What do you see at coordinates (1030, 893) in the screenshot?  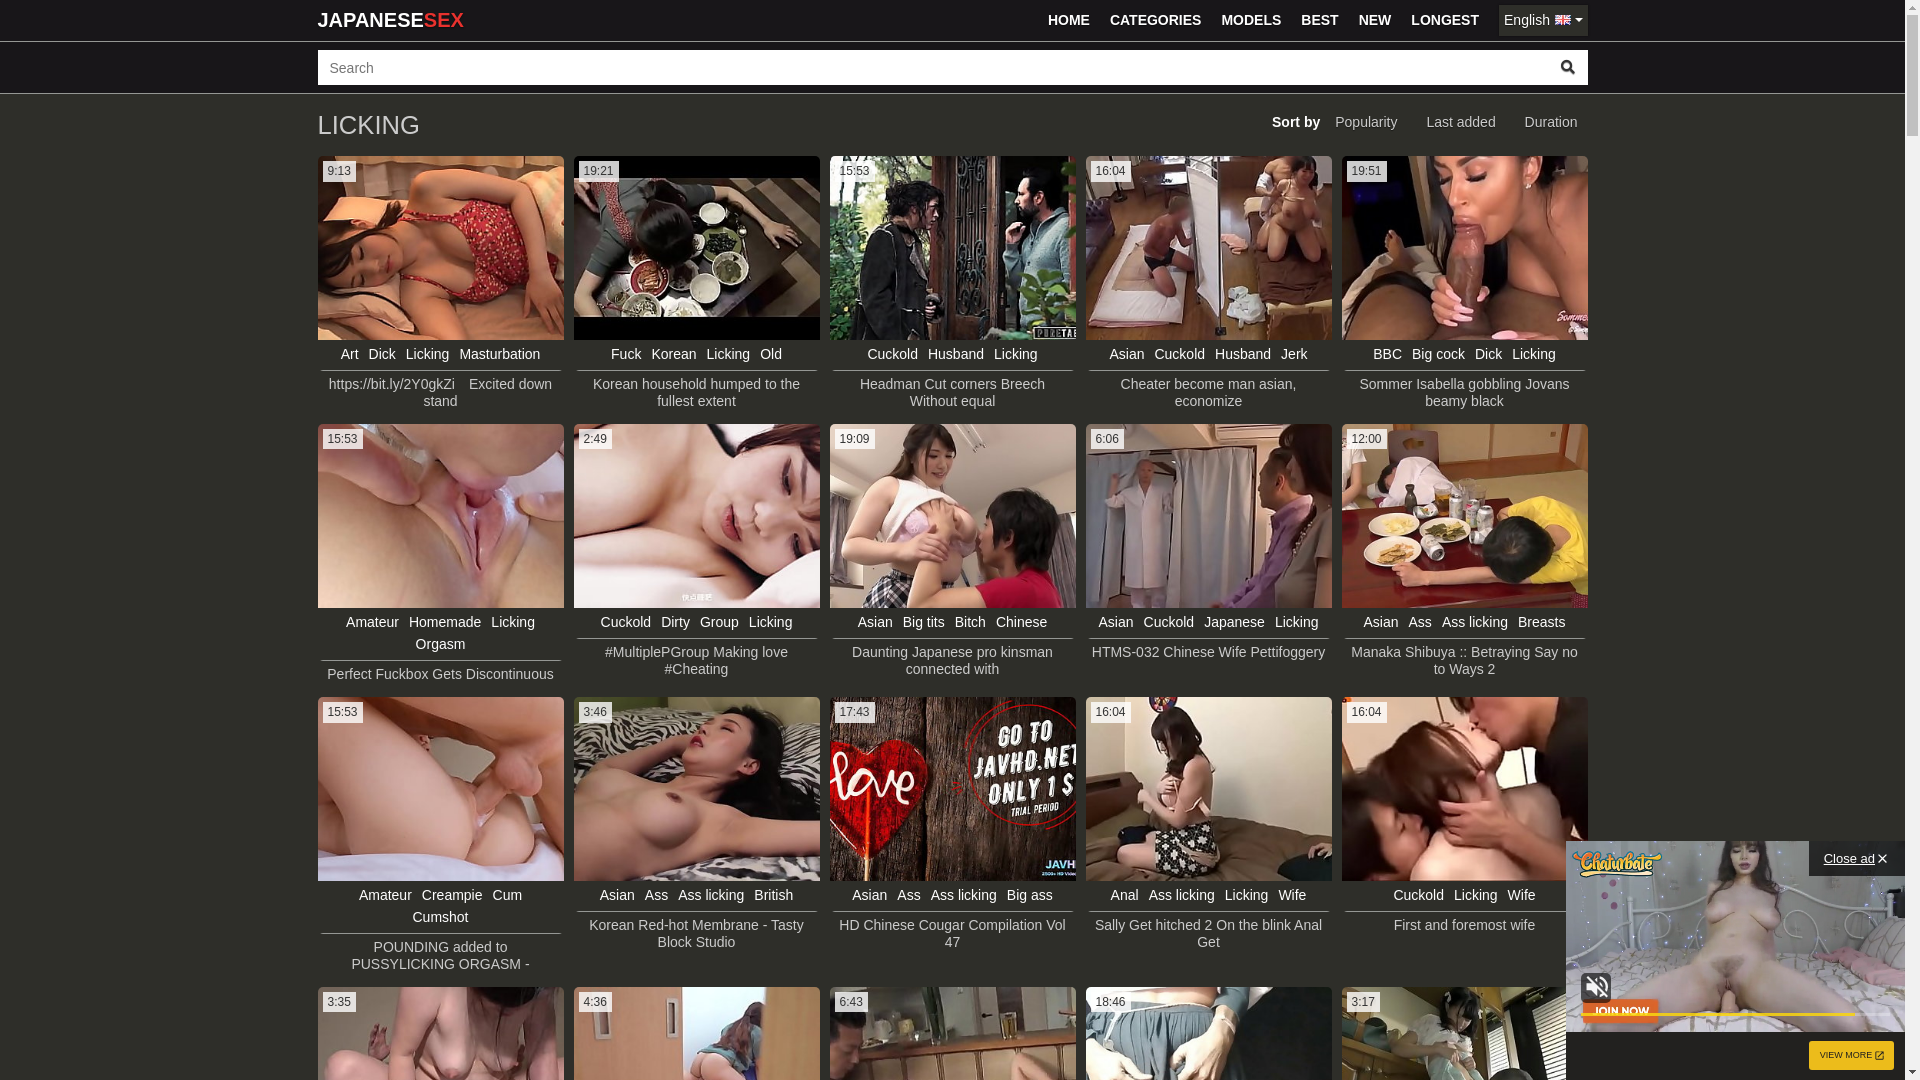 I see `'Big ass'` at bounding box center [1030, 893].